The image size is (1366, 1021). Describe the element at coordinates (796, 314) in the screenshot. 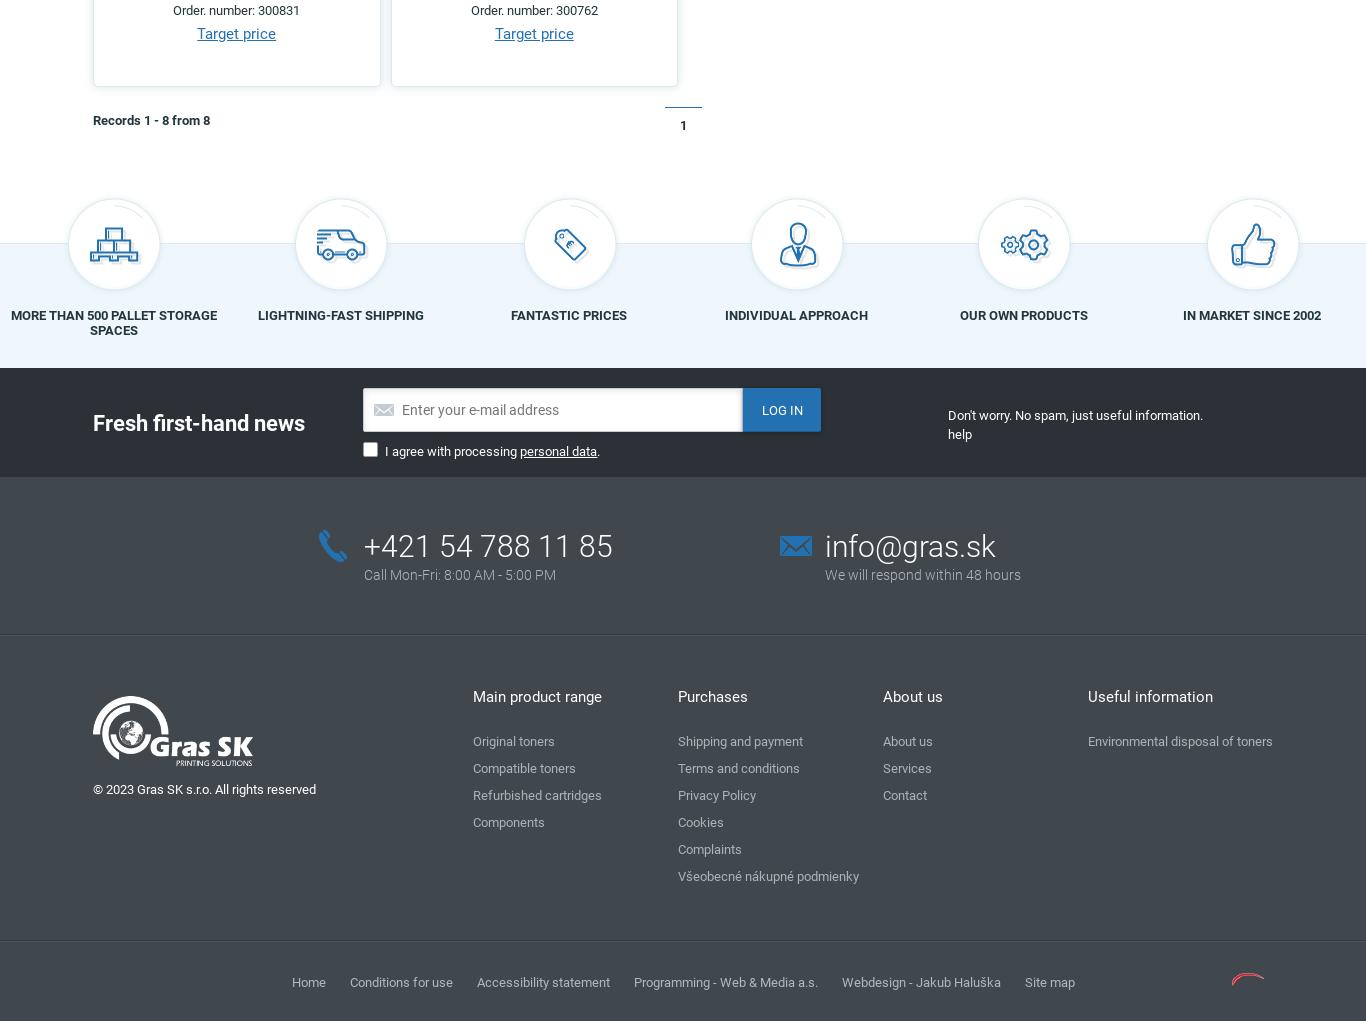

I see `'Individual approach'` at that location.